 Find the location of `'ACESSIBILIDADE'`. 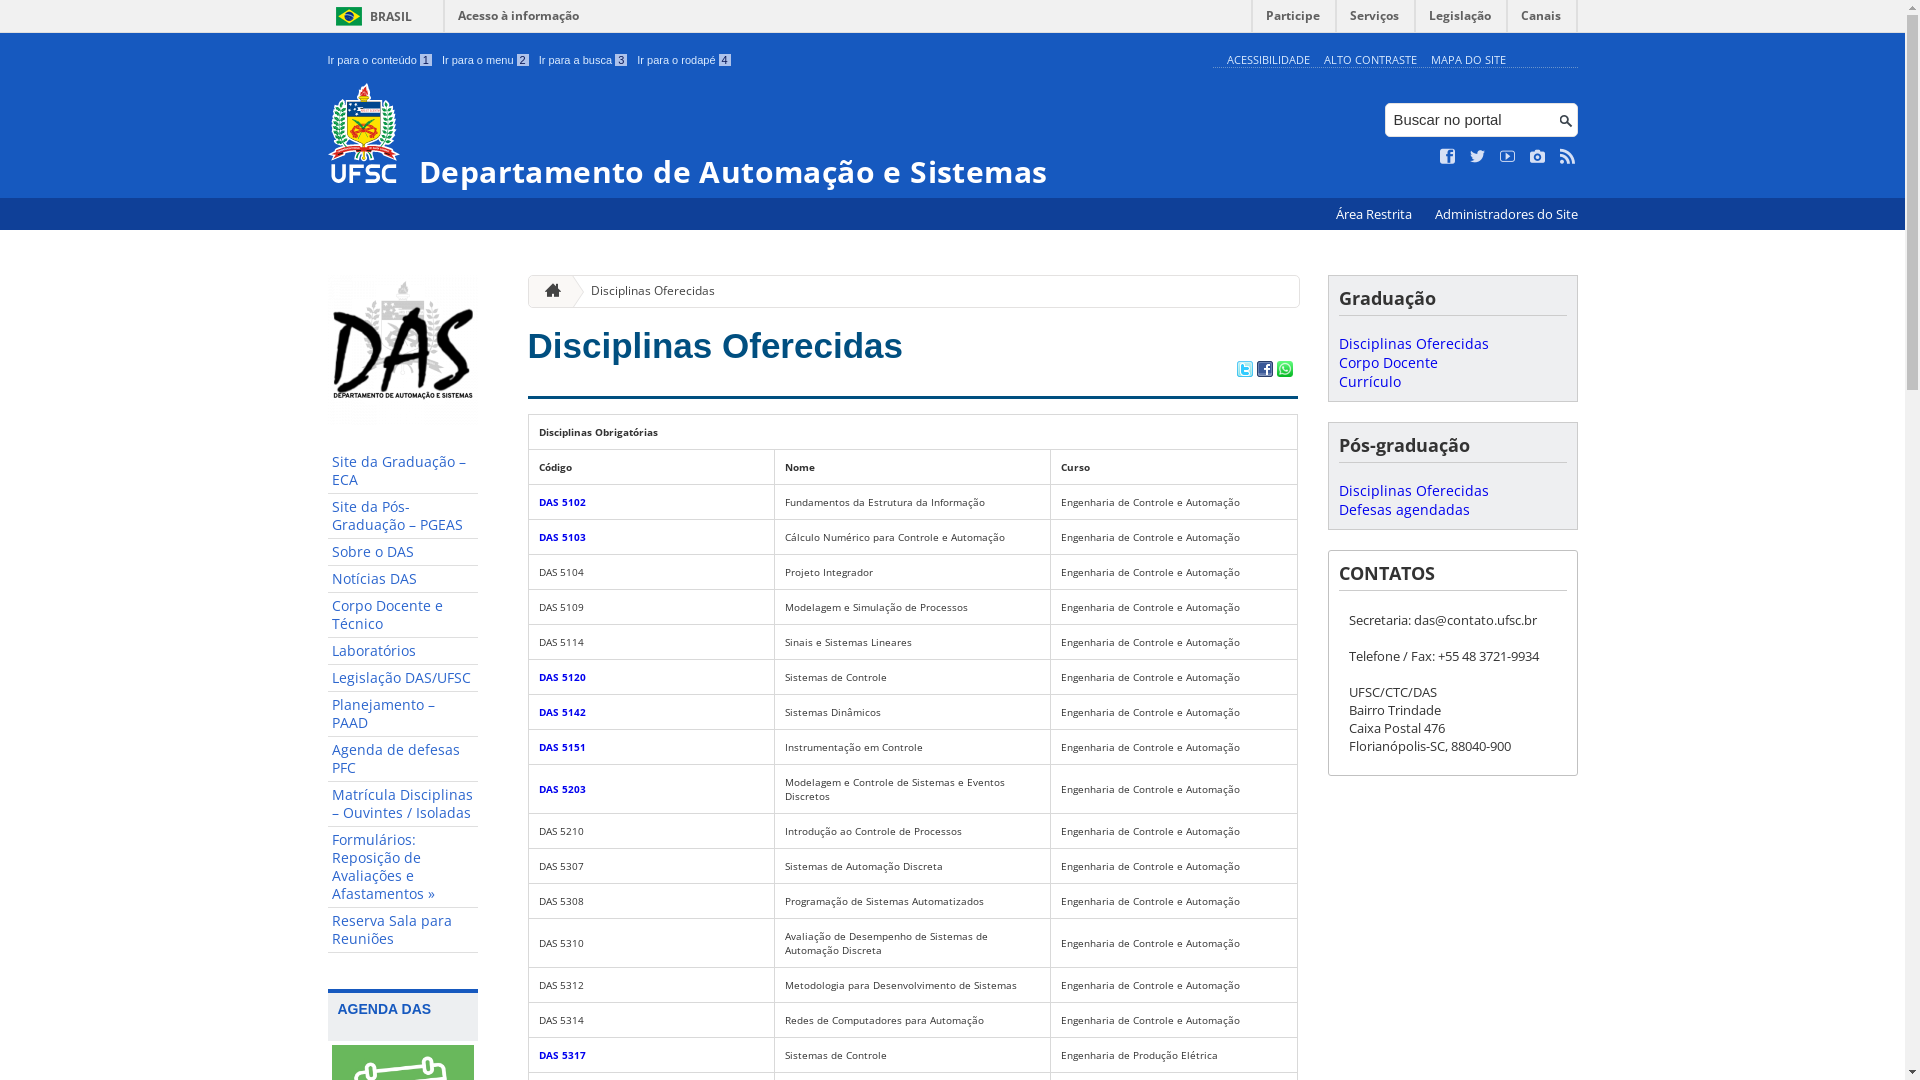

'ACESSIBILIDADE' is located at coordinates (1224, 58).